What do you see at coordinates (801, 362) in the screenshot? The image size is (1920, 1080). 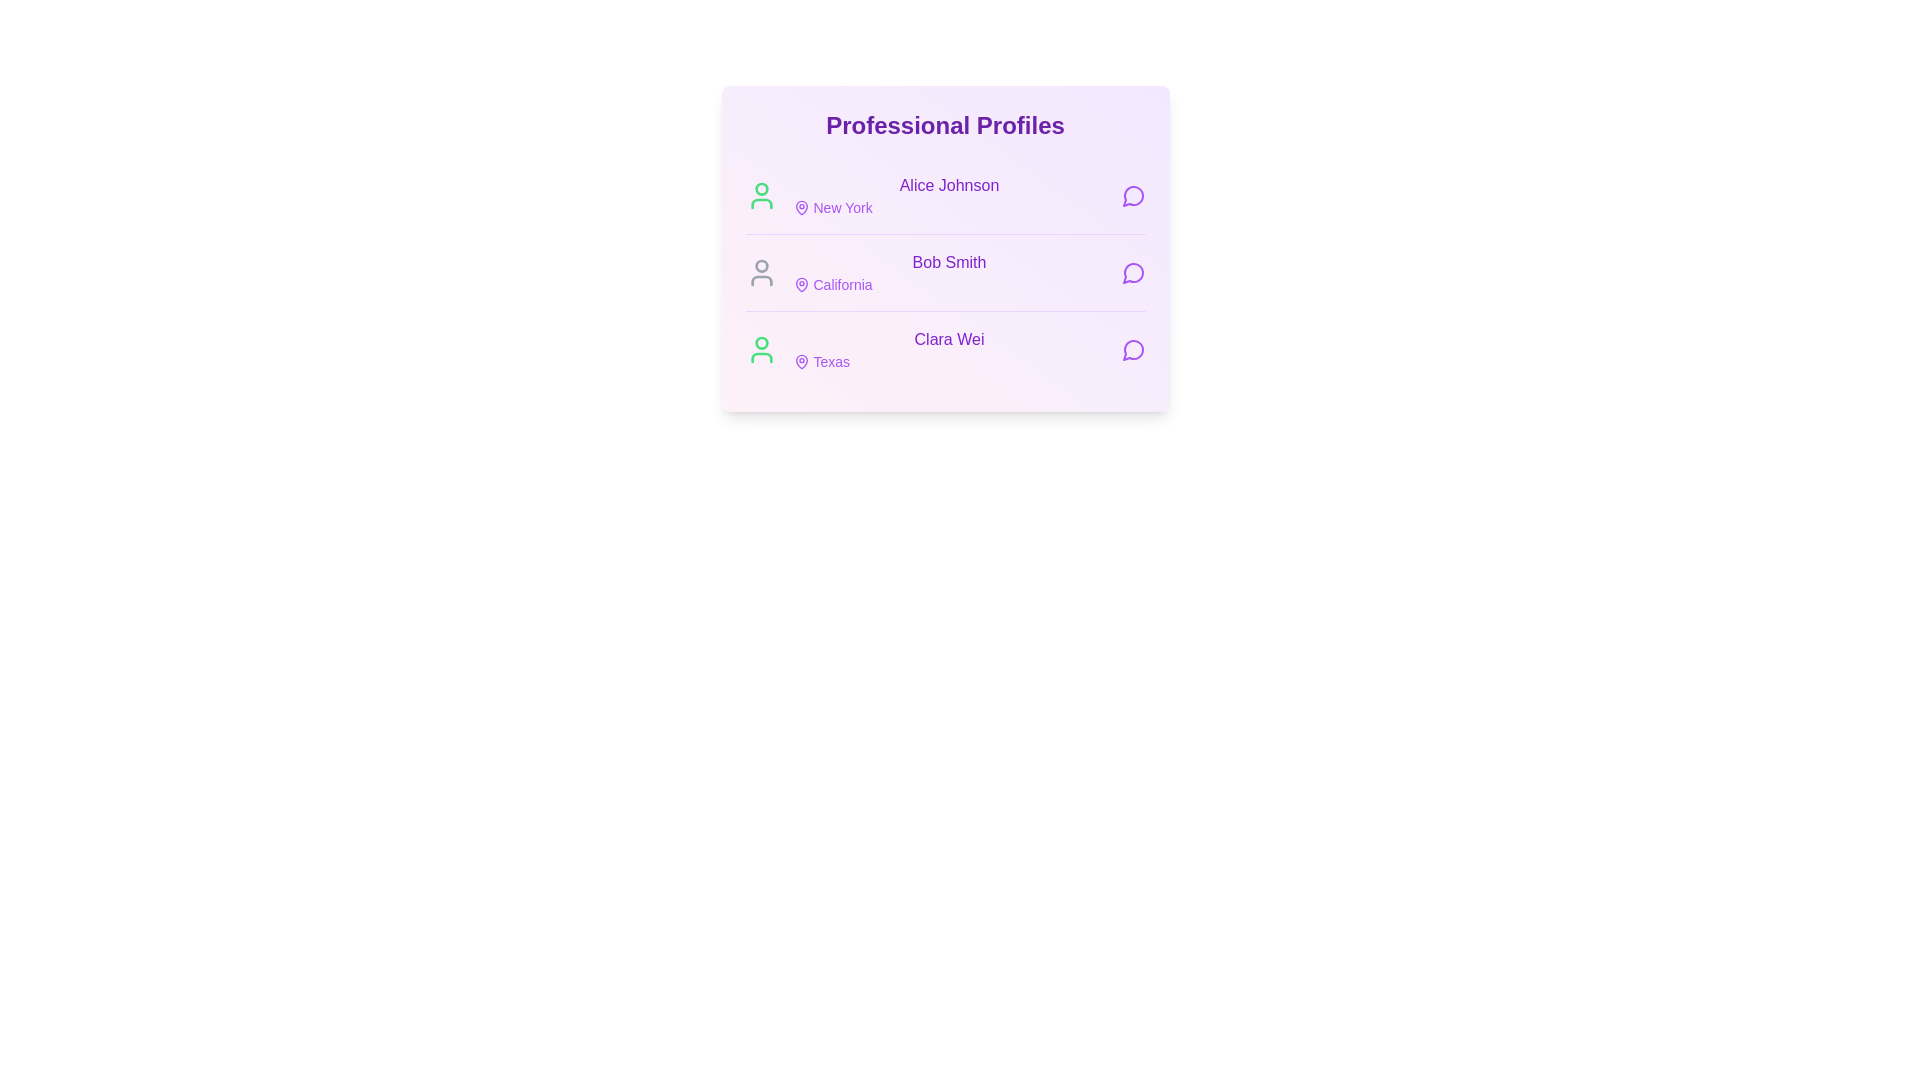 I see `the location information for Texas` at bounding box center [801, 362].